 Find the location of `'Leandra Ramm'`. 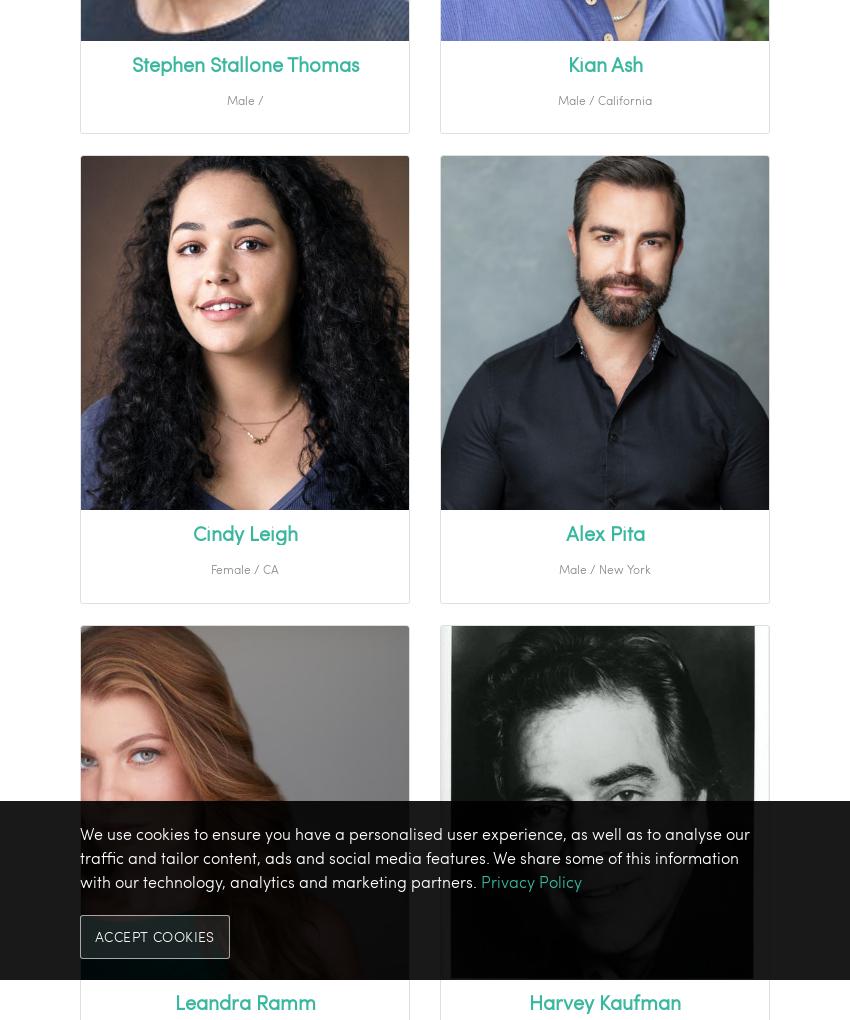

'Leandra Ramm' is located at coordinates (244, 1002).